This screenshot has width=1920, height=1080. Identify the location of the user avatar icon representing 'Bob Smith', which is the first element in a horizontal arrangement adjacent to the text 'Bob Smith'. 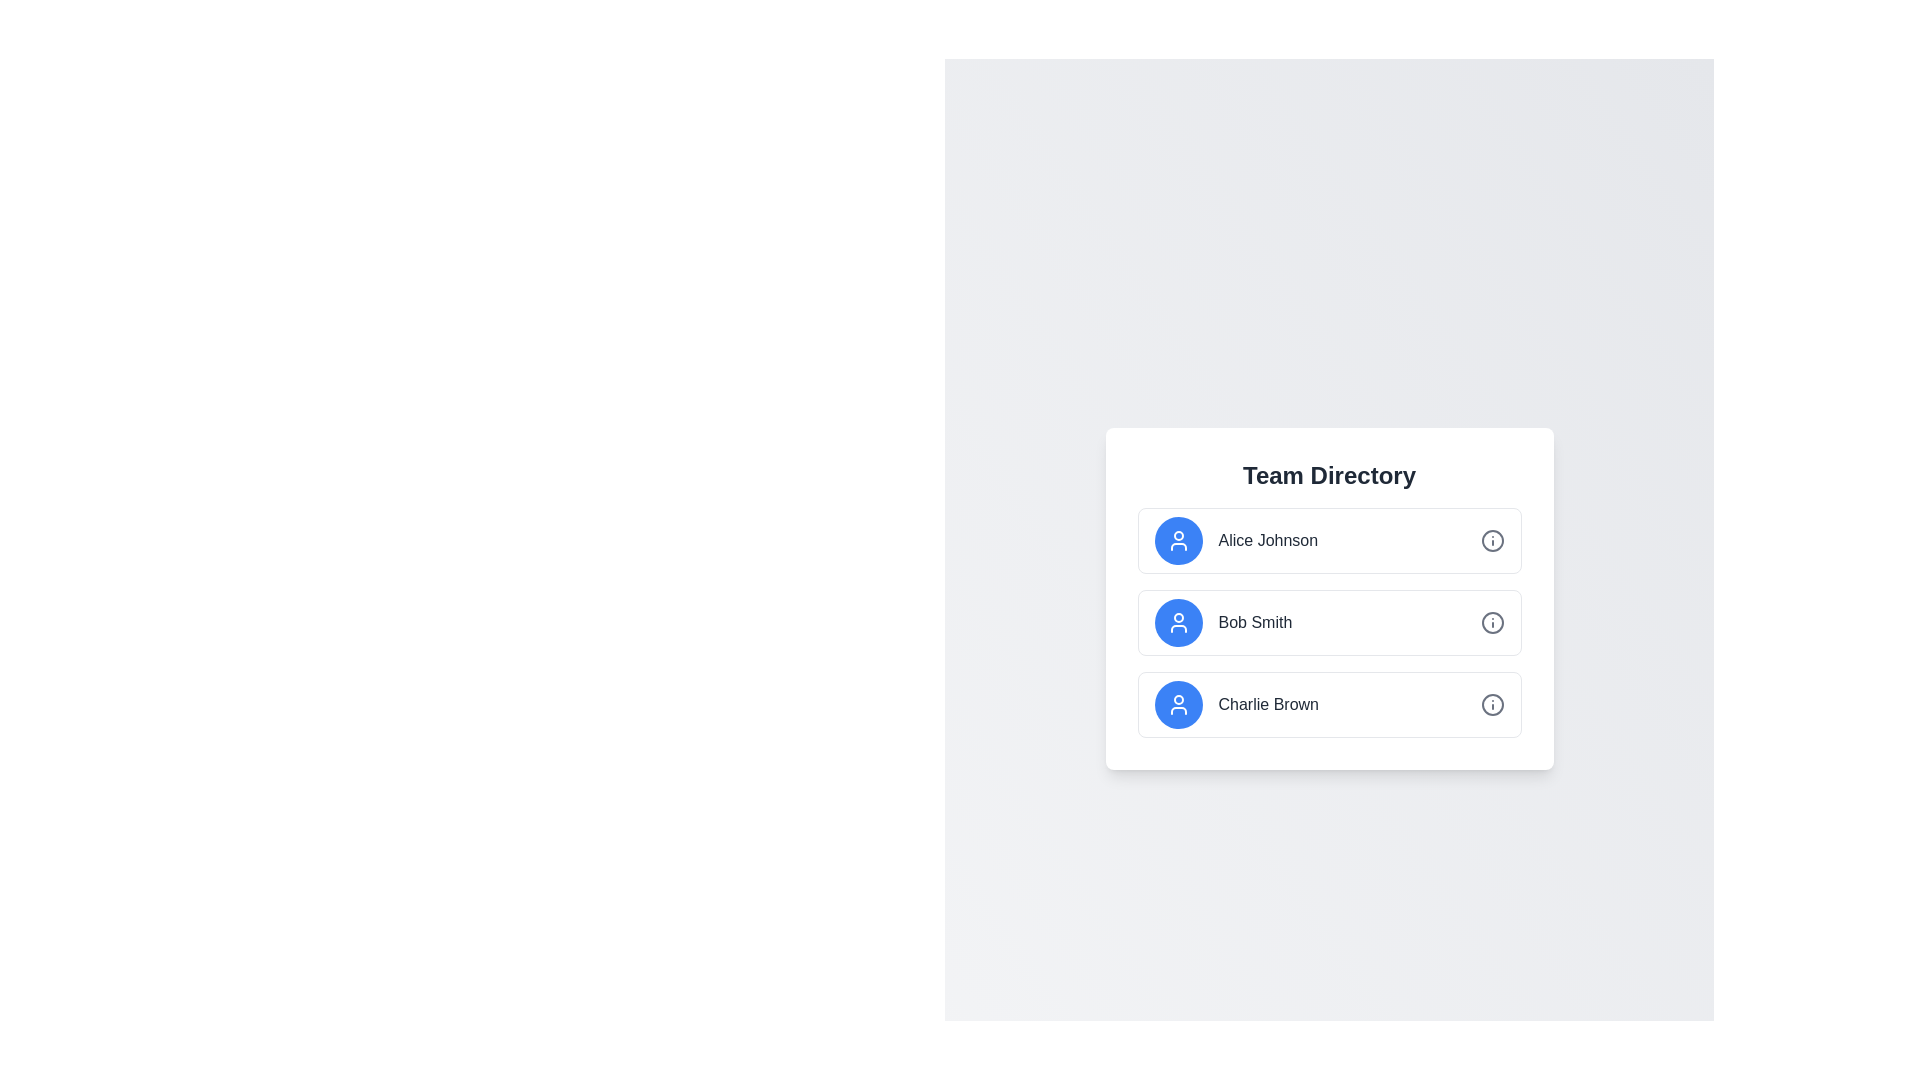
(1178, 622).